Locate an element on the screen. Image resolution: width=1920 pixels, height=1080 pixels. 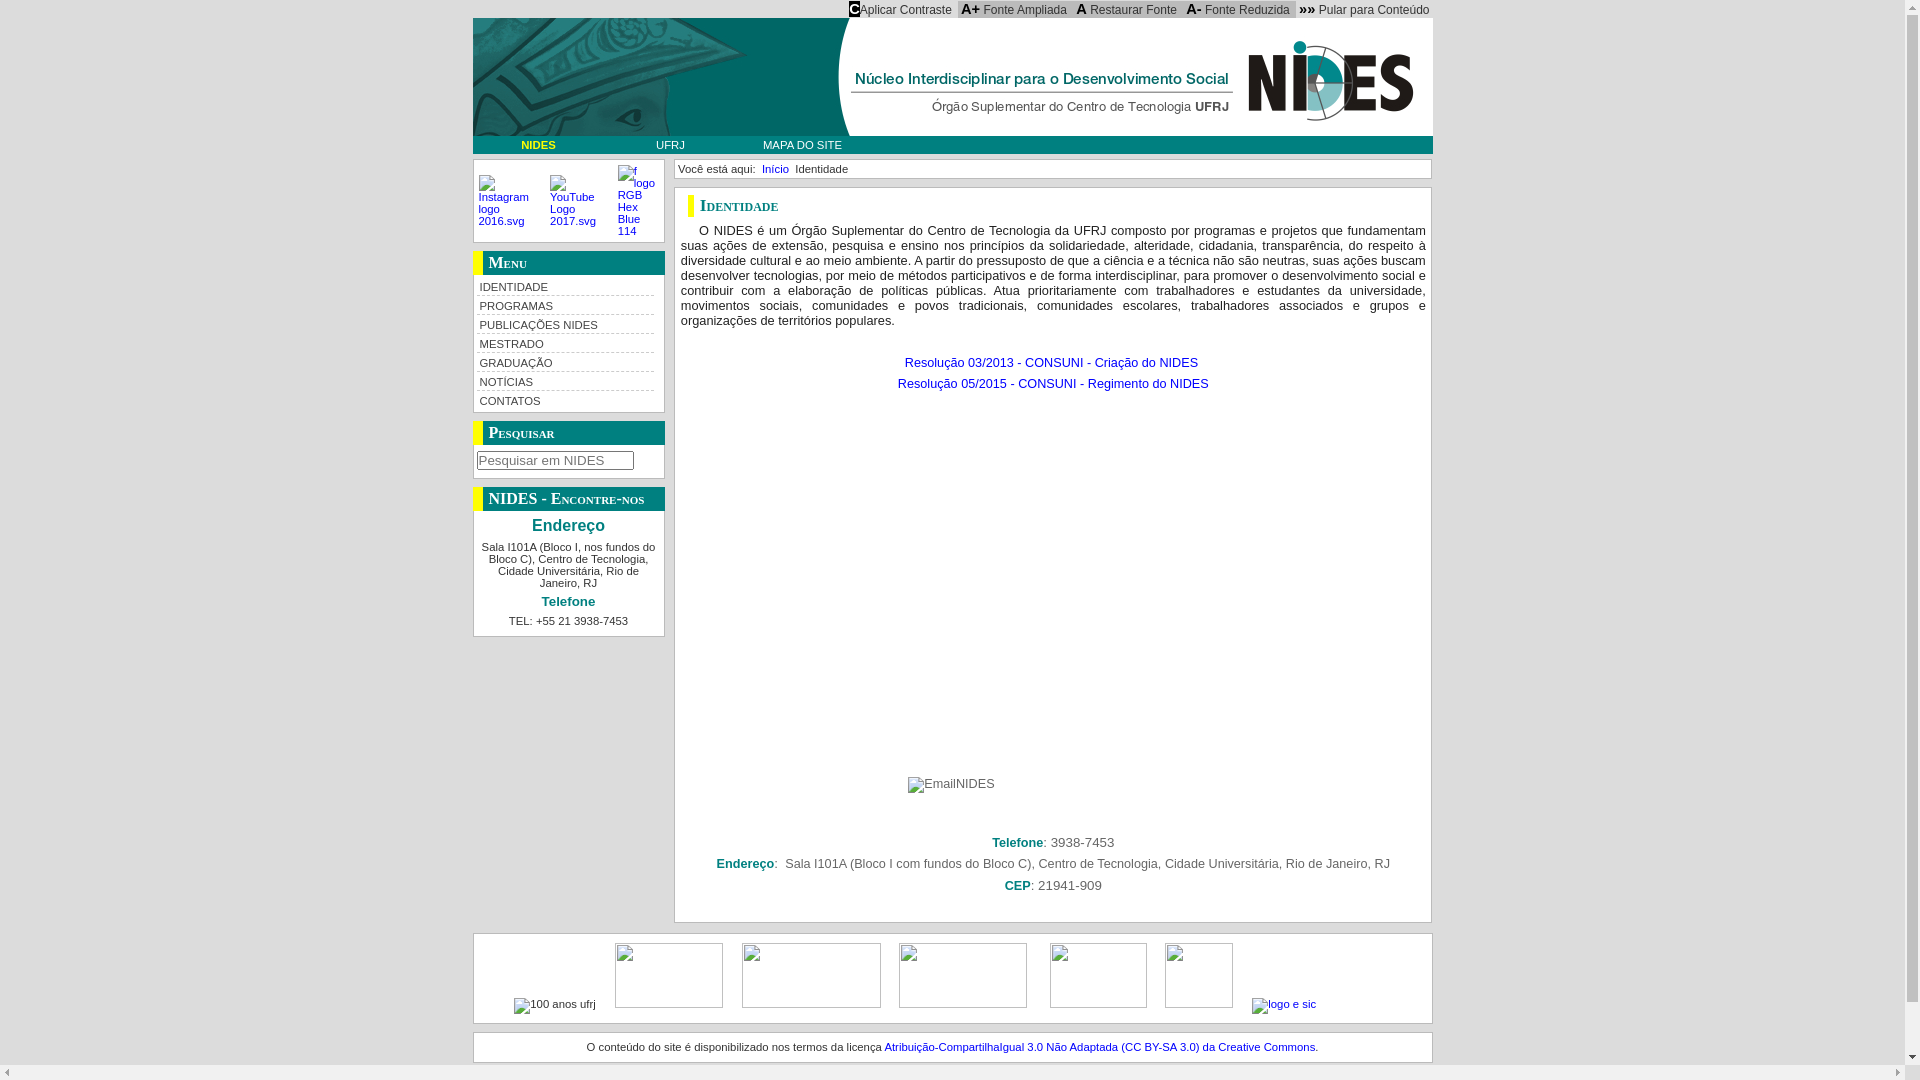
'MESTRADO' is located at coordinates (564, 341).